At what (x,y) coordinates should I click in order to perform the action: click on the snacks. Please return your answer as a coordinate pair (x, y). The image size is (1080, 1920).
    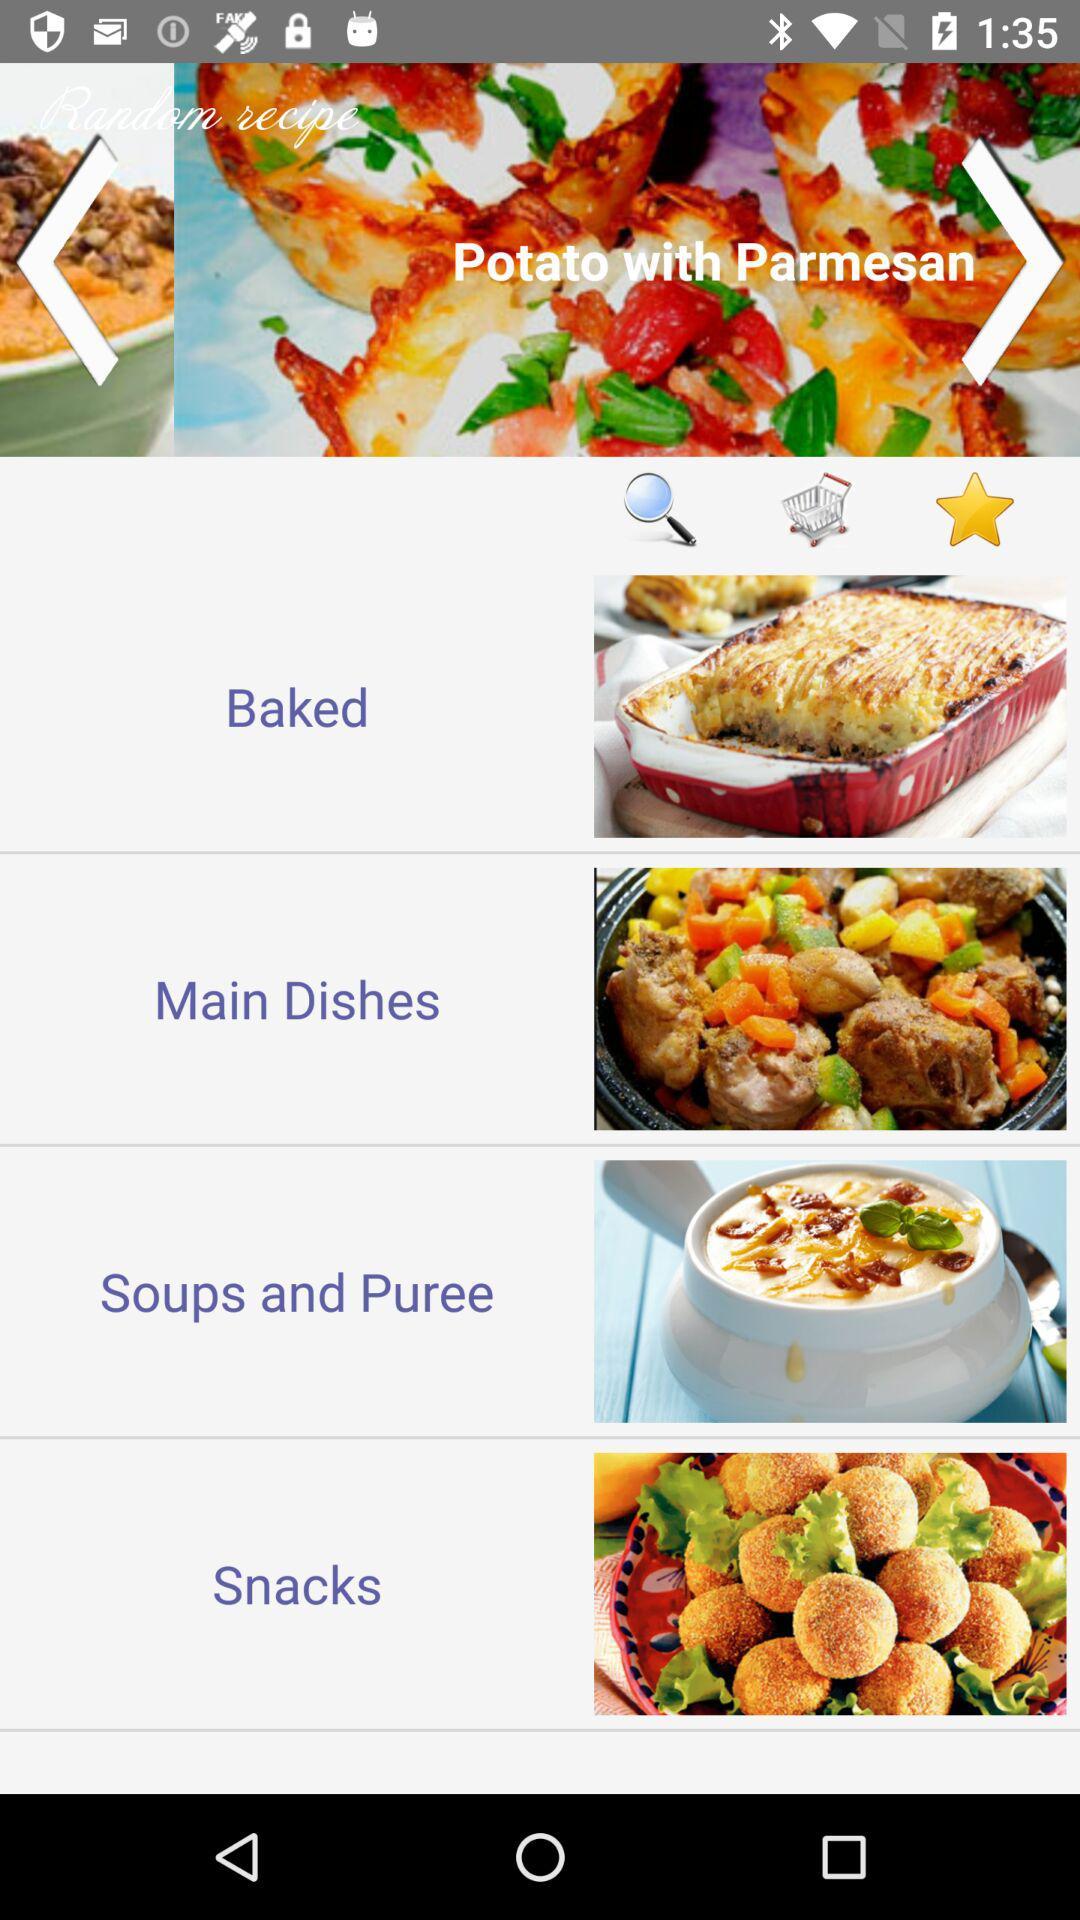
    Looking at the image, I should click on (297, 1582).